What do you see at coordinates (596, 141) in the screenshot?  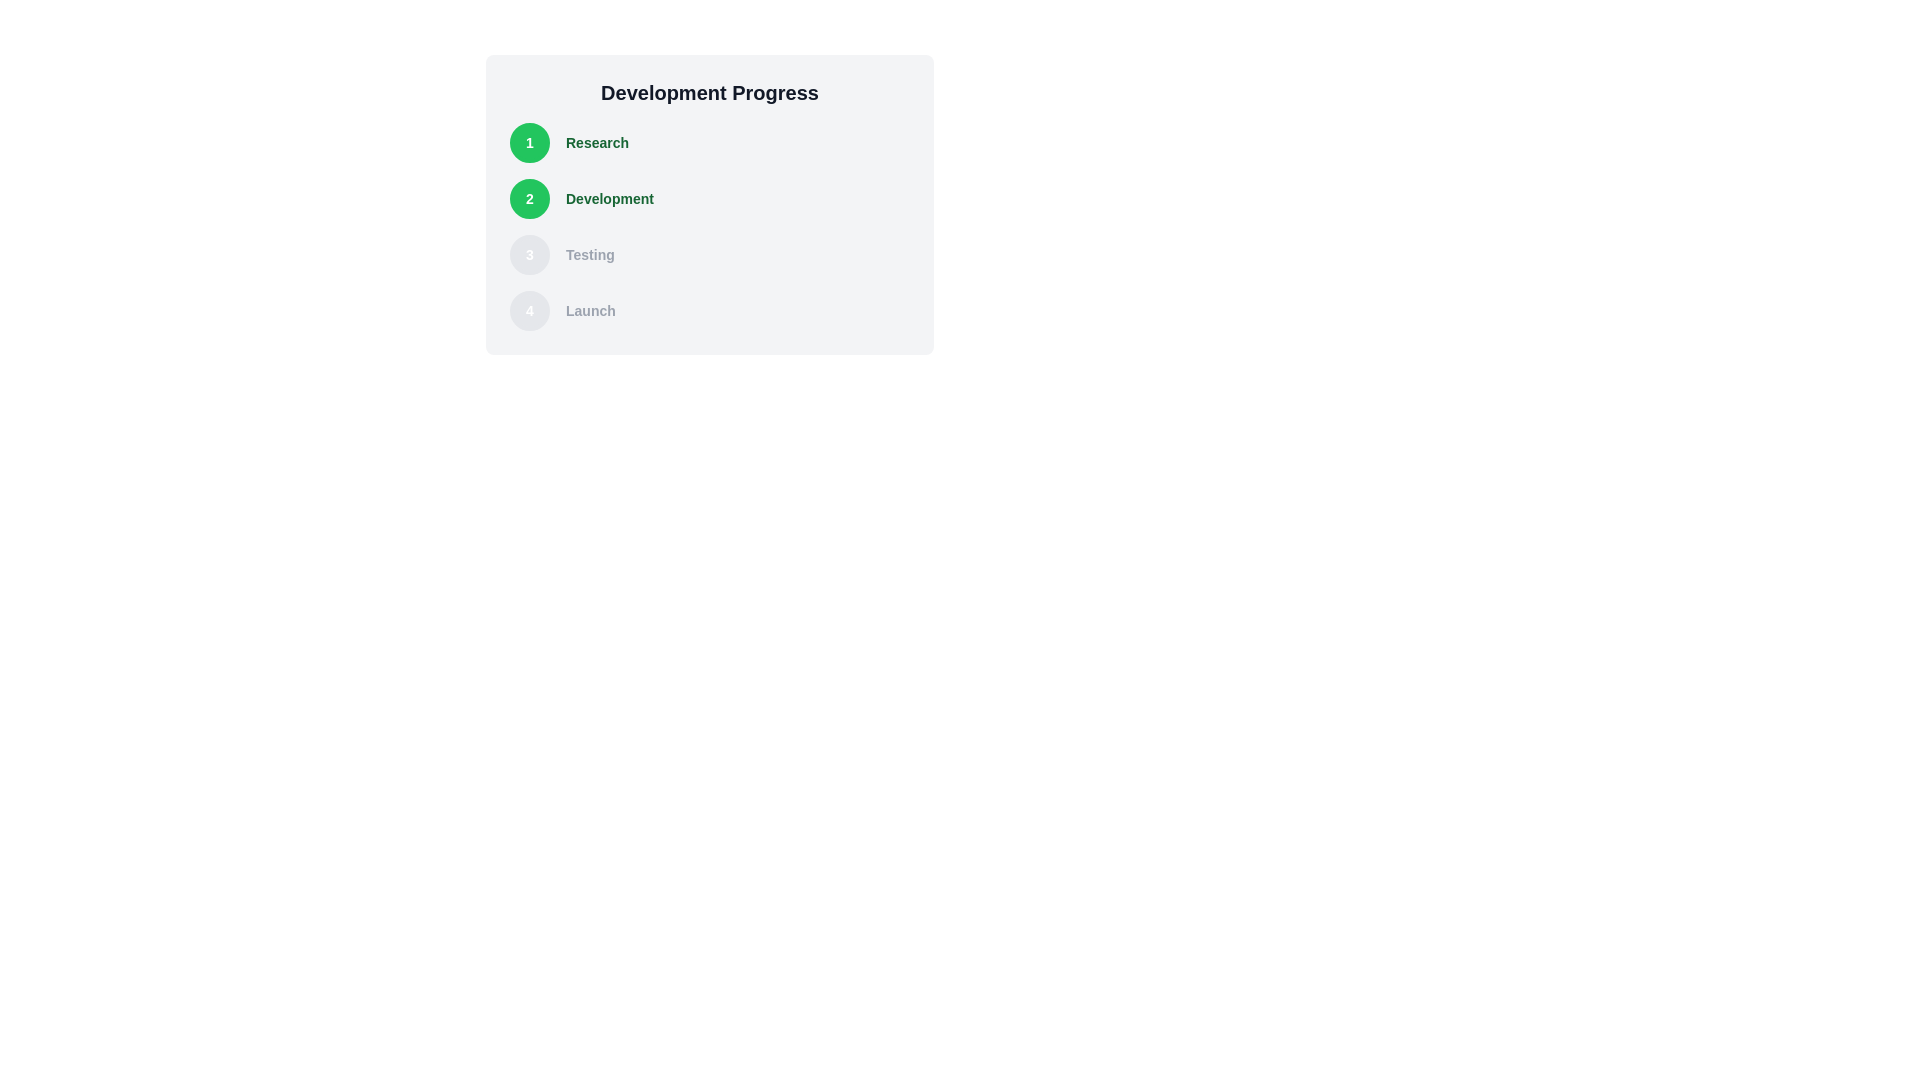 I see `the 'Research' text label, which indicates the first step of a progress tracking sequence, positioned next to the green circular icon labeled '1'` at bounding box center [596, 141].